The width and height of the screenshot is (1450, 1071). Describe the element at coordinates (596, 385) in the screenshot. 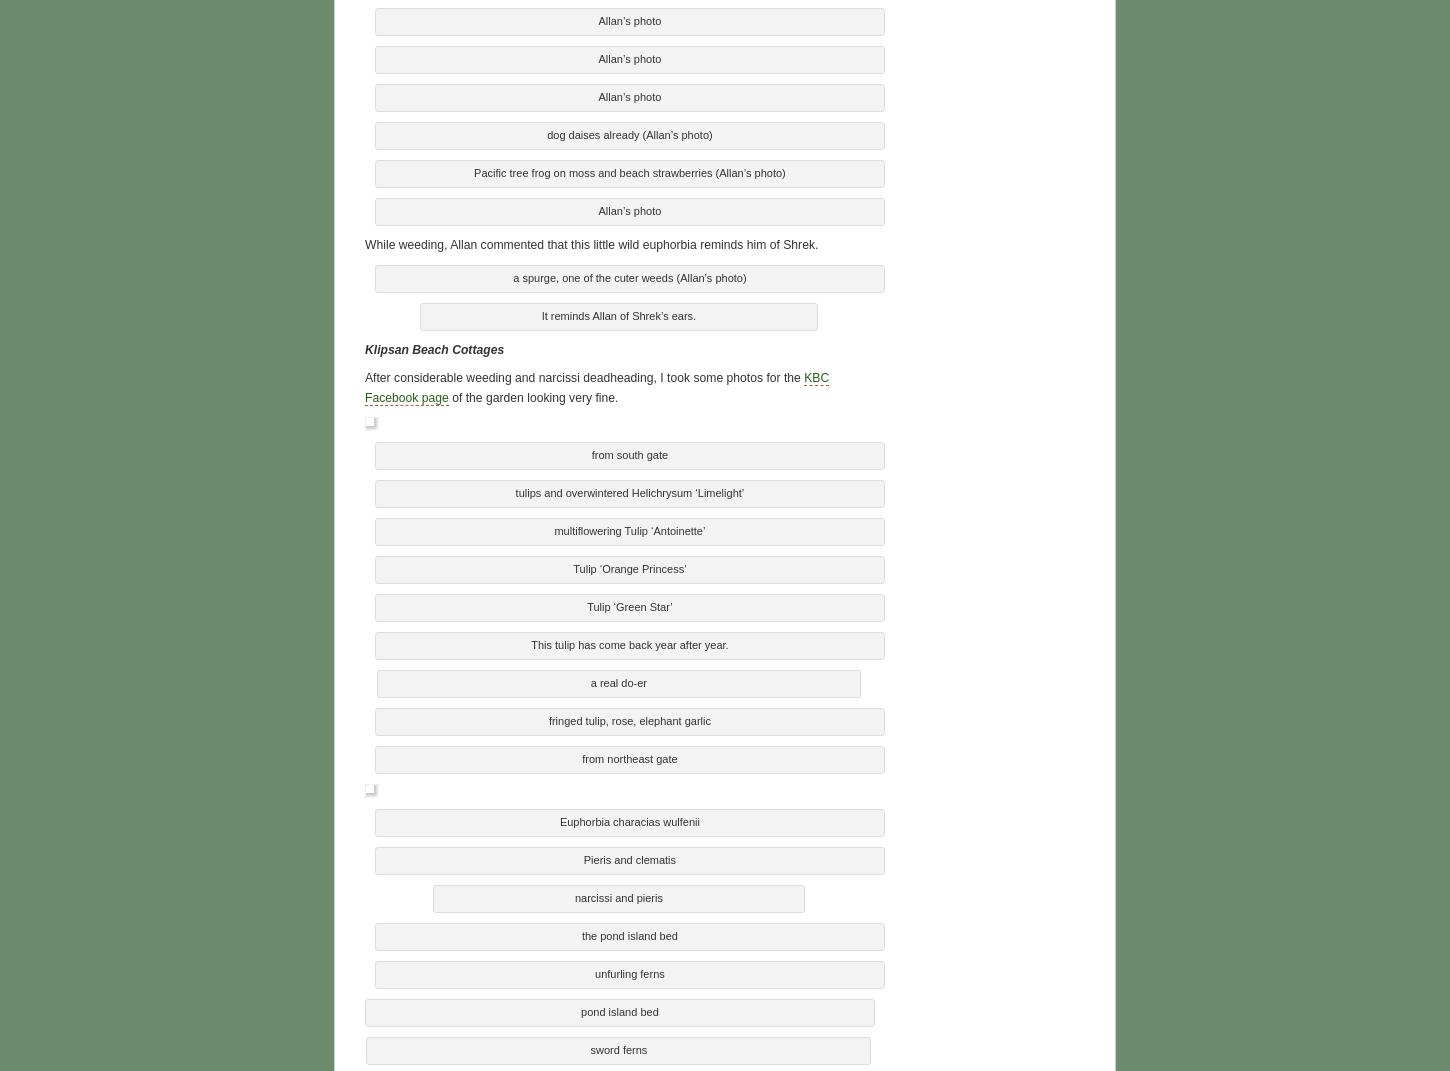

I see `'KBC Facebook page'` at that location.